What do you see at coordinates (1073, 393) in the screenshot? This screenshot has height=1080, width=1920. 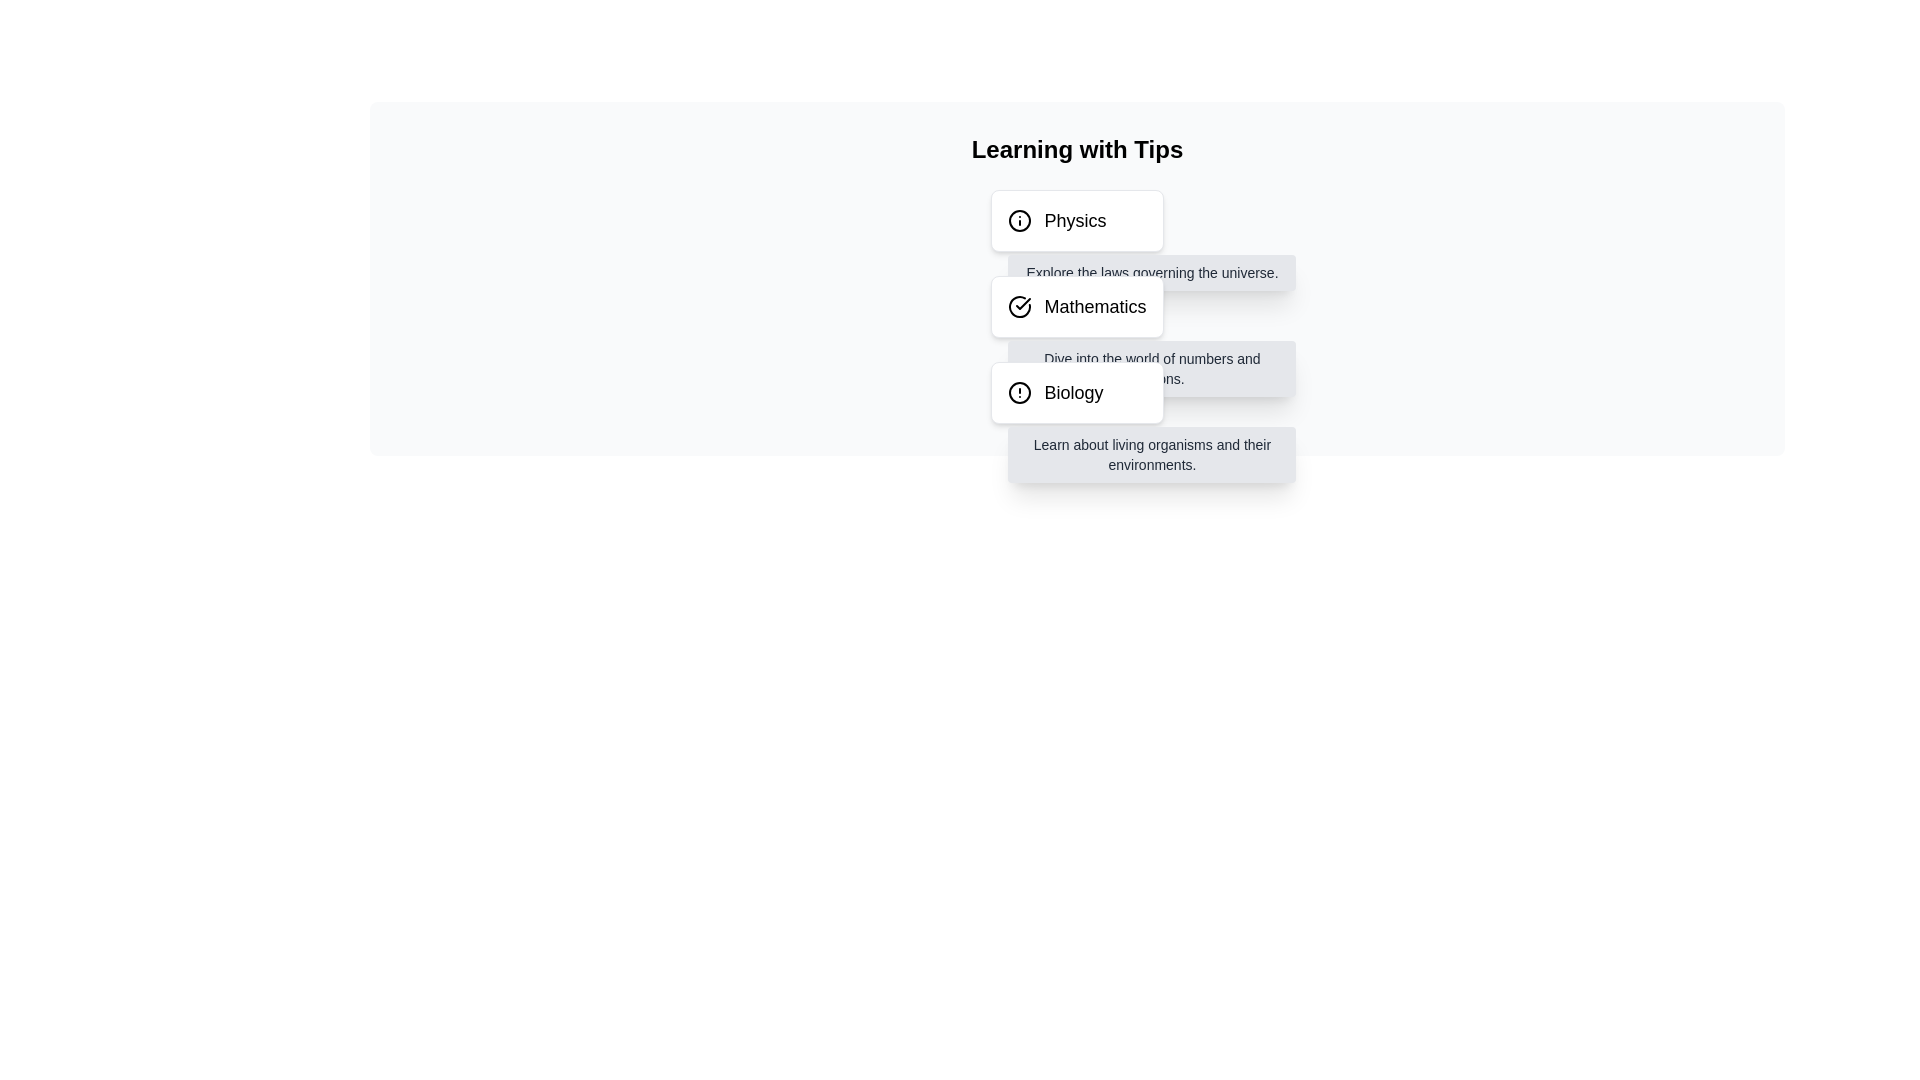 I see `the static text element labeled 'Biology' located in the third grouping under the header 'Learning with Tips', which is associated with a circular icon with an exclamation mark` at bounding box center [1073, 393].